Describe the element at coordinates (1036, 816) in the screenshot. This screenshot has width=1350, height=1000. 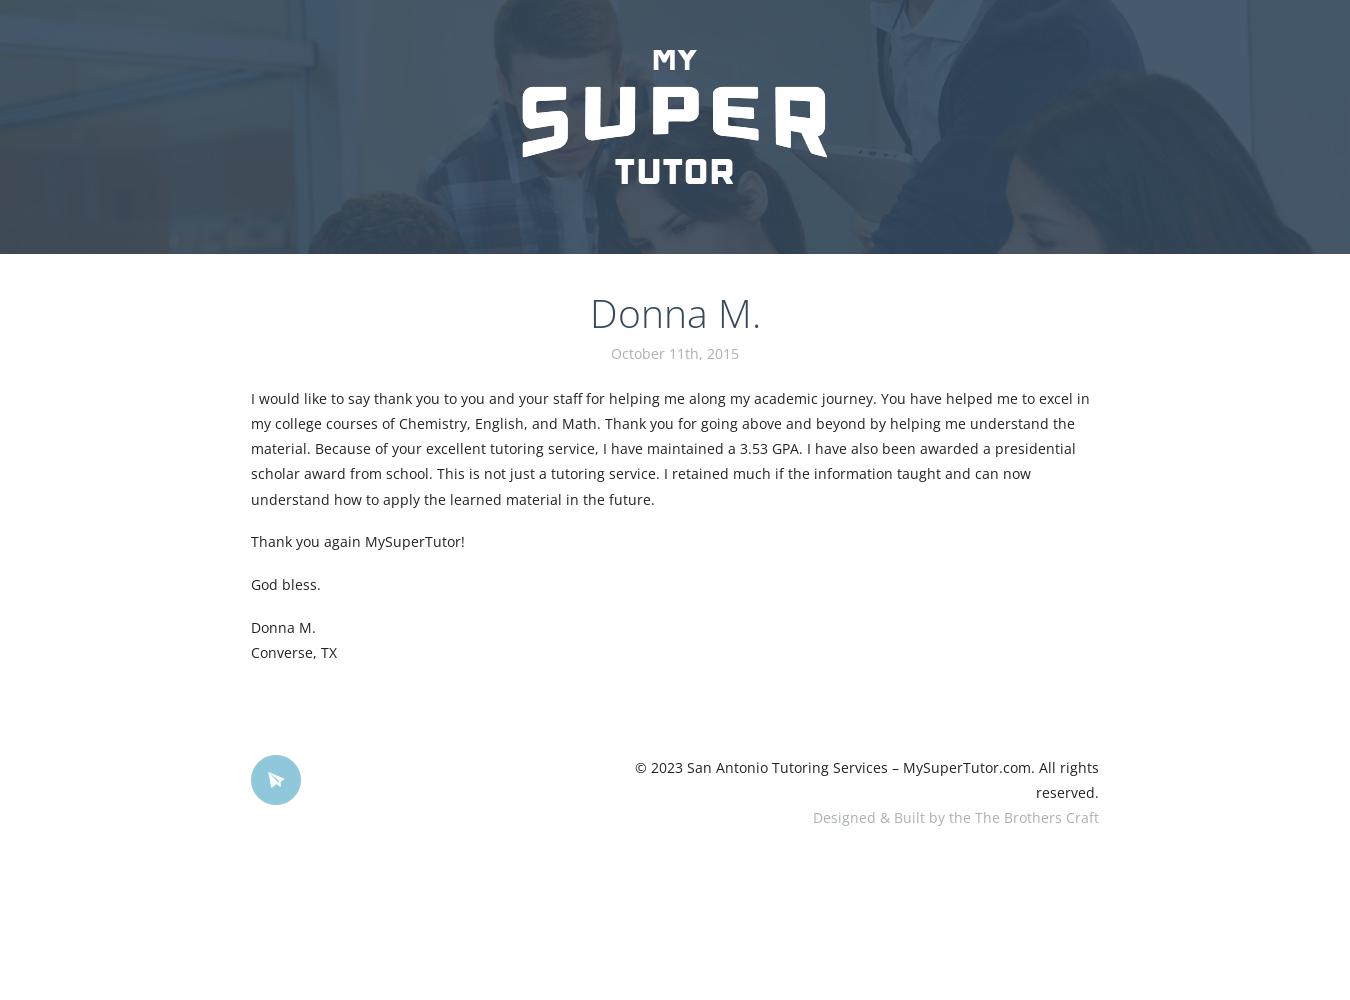
I see `'The Brothers Craft'` at that location.